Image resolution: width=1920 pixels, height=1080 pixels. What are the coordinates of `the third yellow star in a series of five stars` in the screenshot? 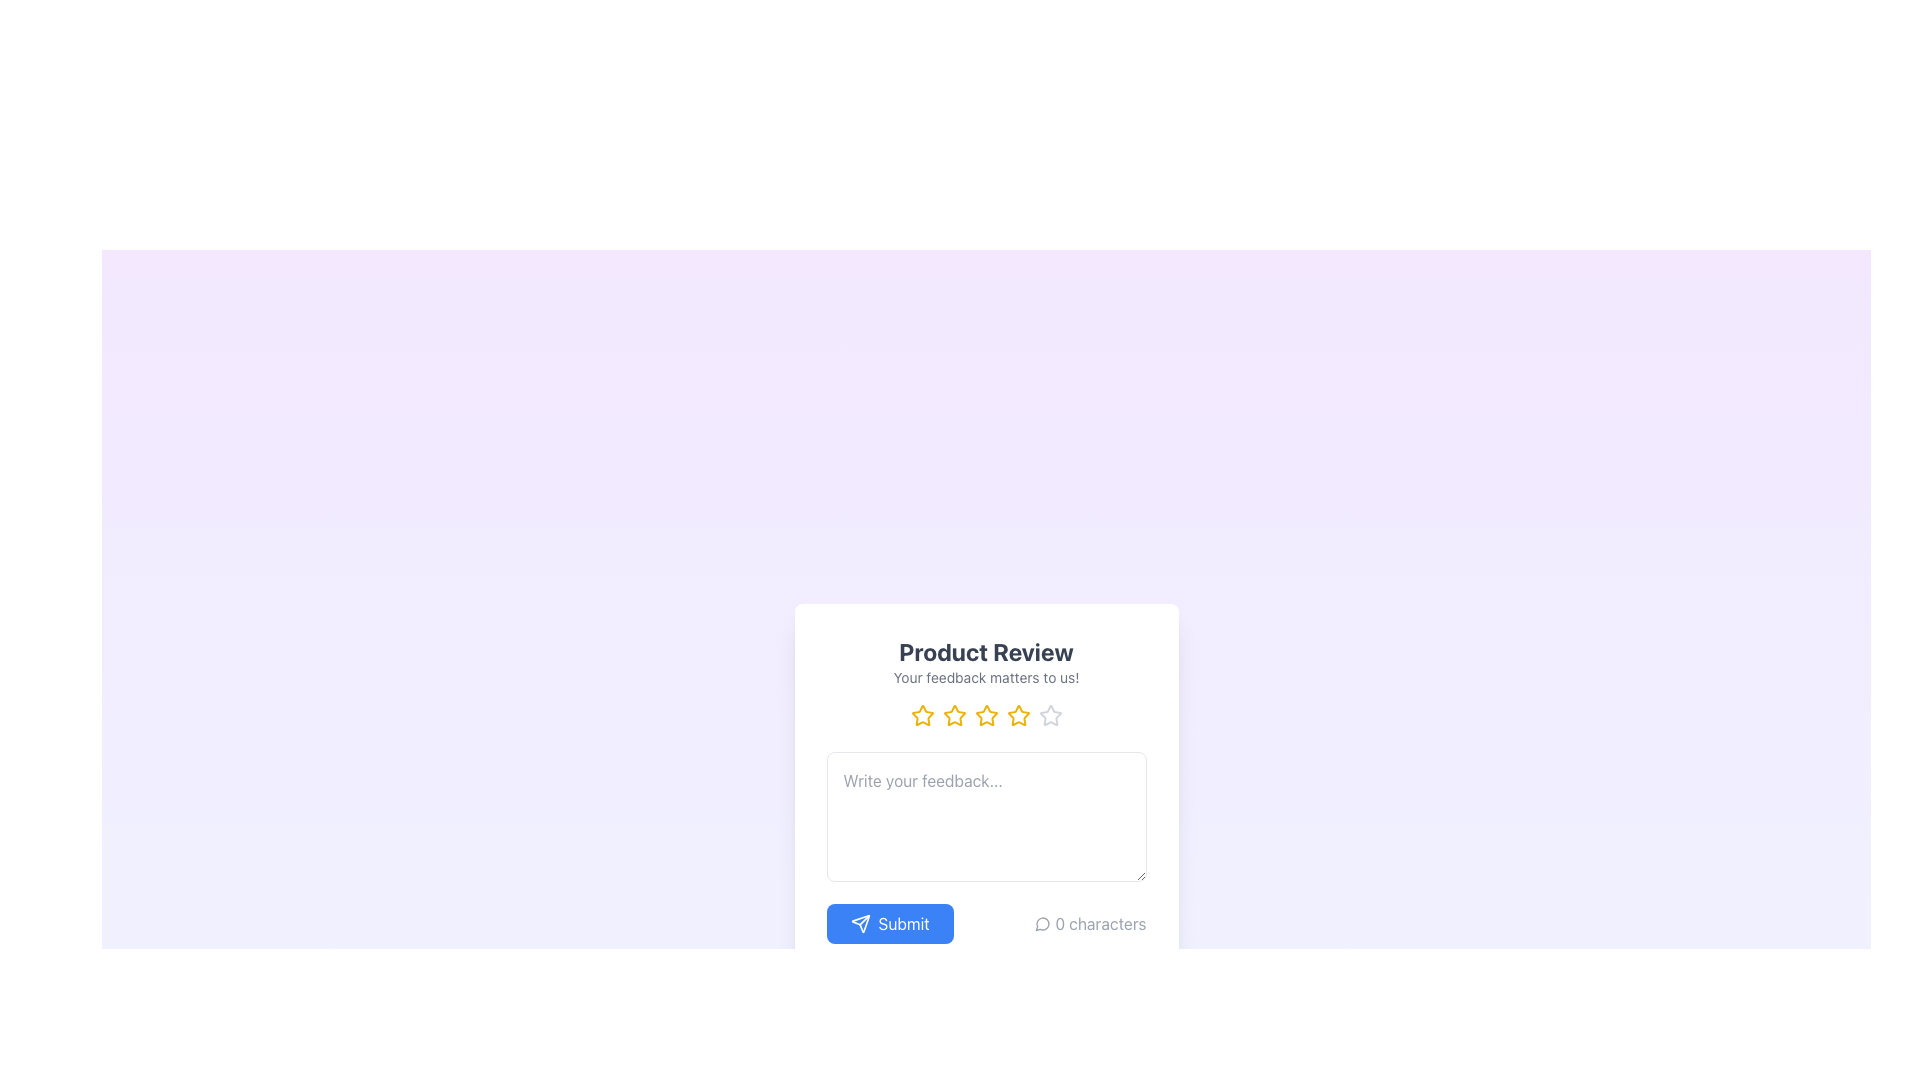 It's located at (953, 715).